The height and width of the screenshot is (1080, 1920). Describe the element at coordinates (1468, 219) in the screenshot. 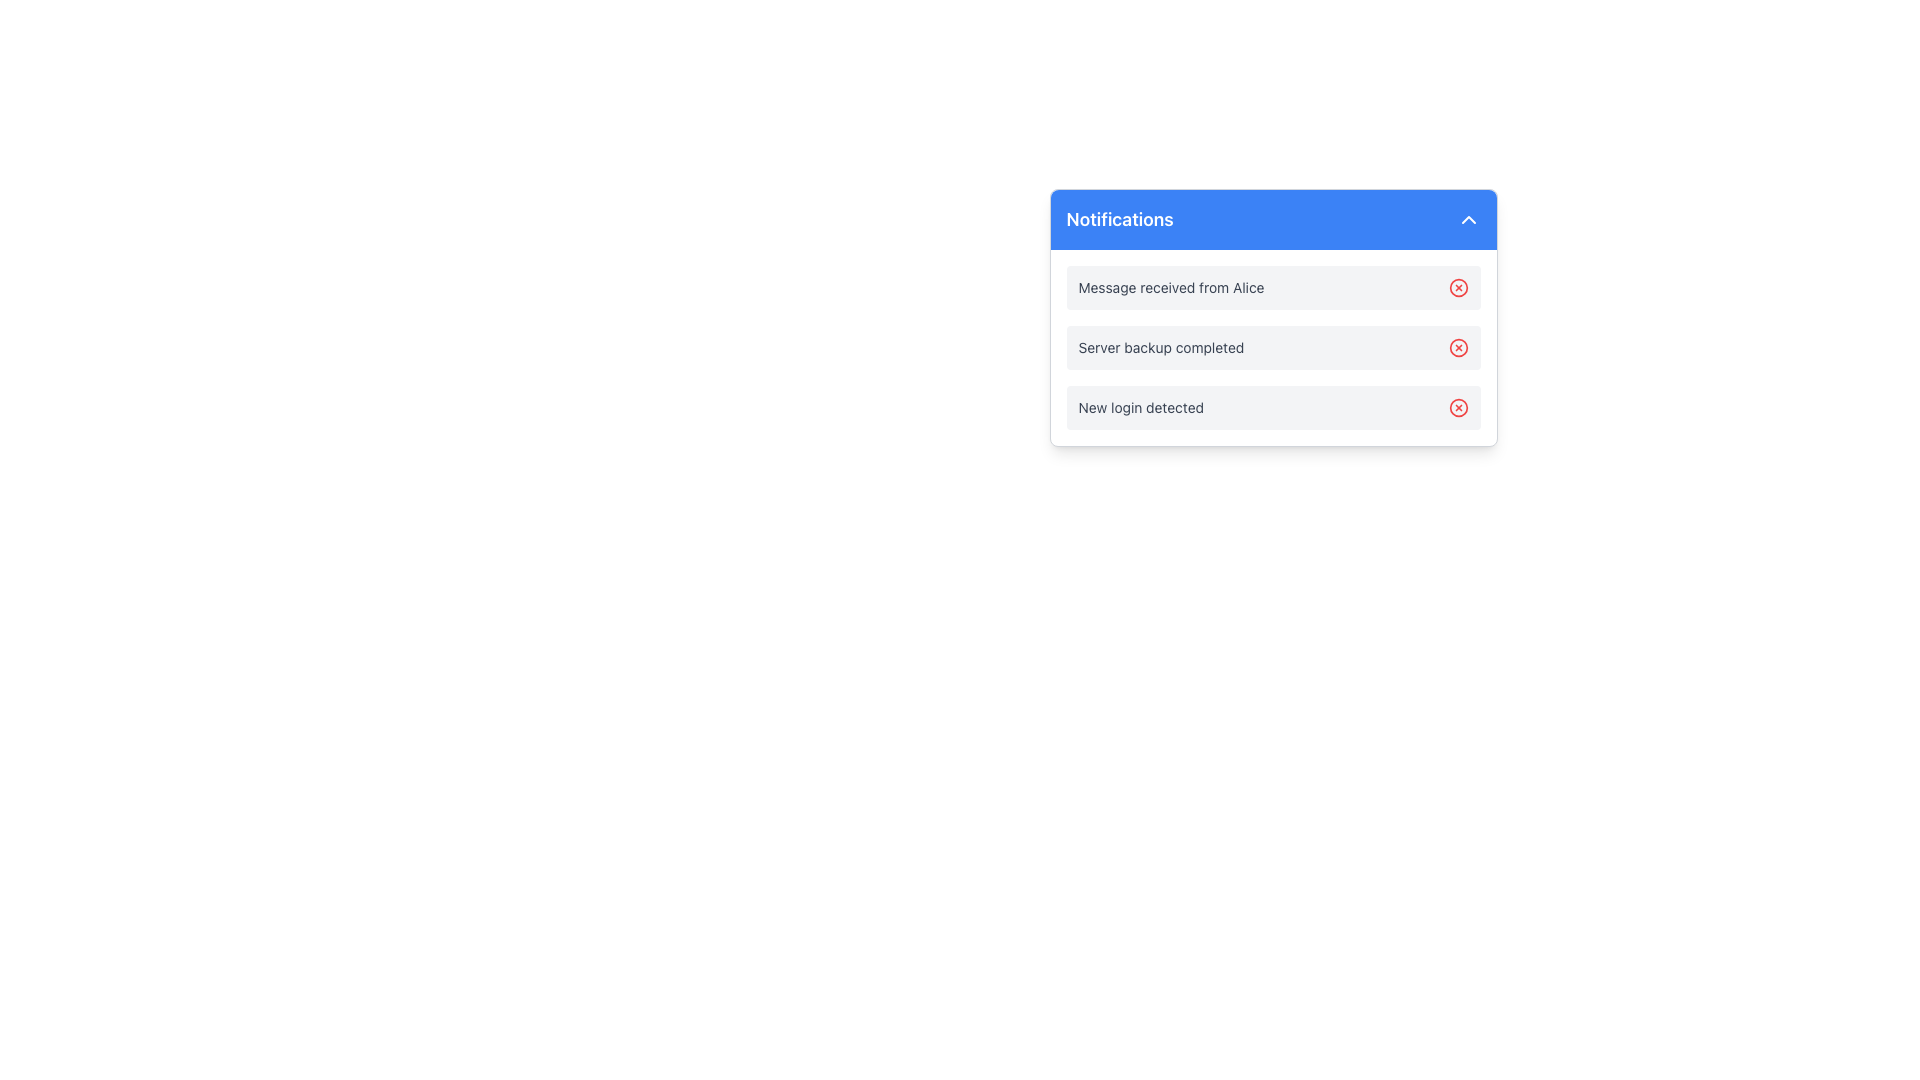

I see `the chevron icon button located at the right-hand corner of the blue 'Notifications' bar to toggle the visibility of the content below` at that location.